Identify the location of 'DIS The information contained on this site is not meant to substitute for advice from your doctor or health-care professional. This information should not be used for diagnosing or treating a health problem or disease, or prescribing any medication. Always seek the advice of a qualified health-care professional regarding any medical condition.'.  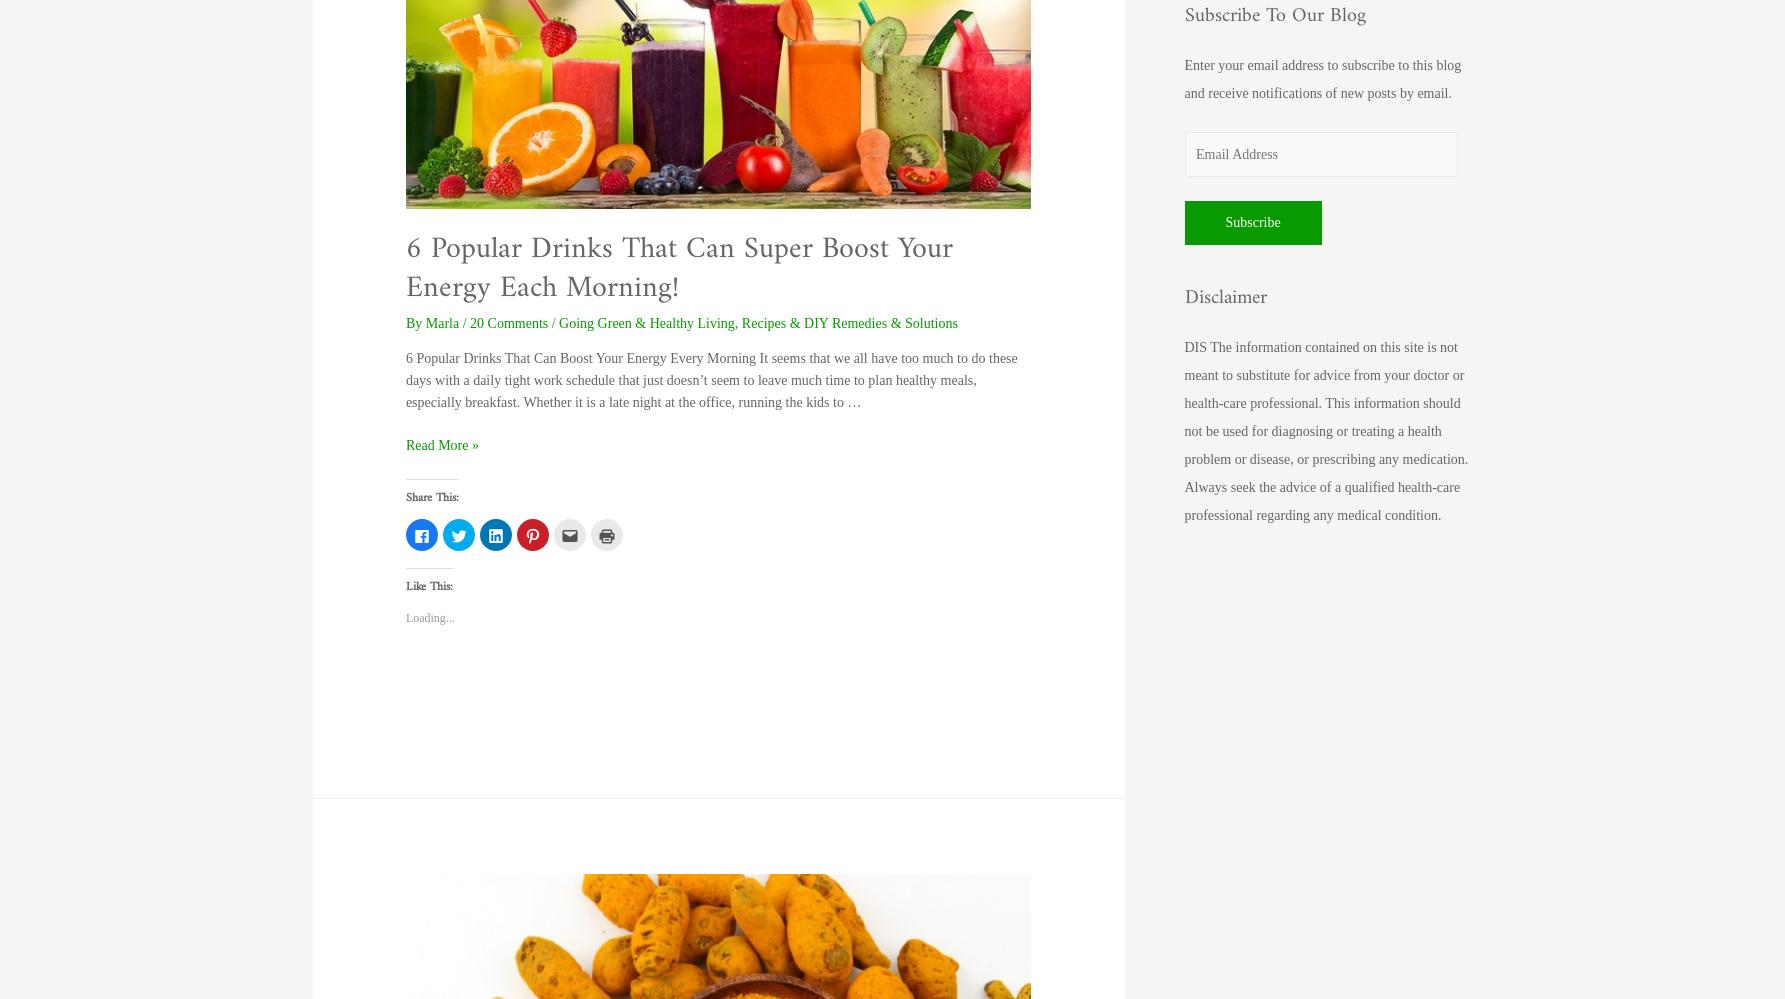
(1182, 429).